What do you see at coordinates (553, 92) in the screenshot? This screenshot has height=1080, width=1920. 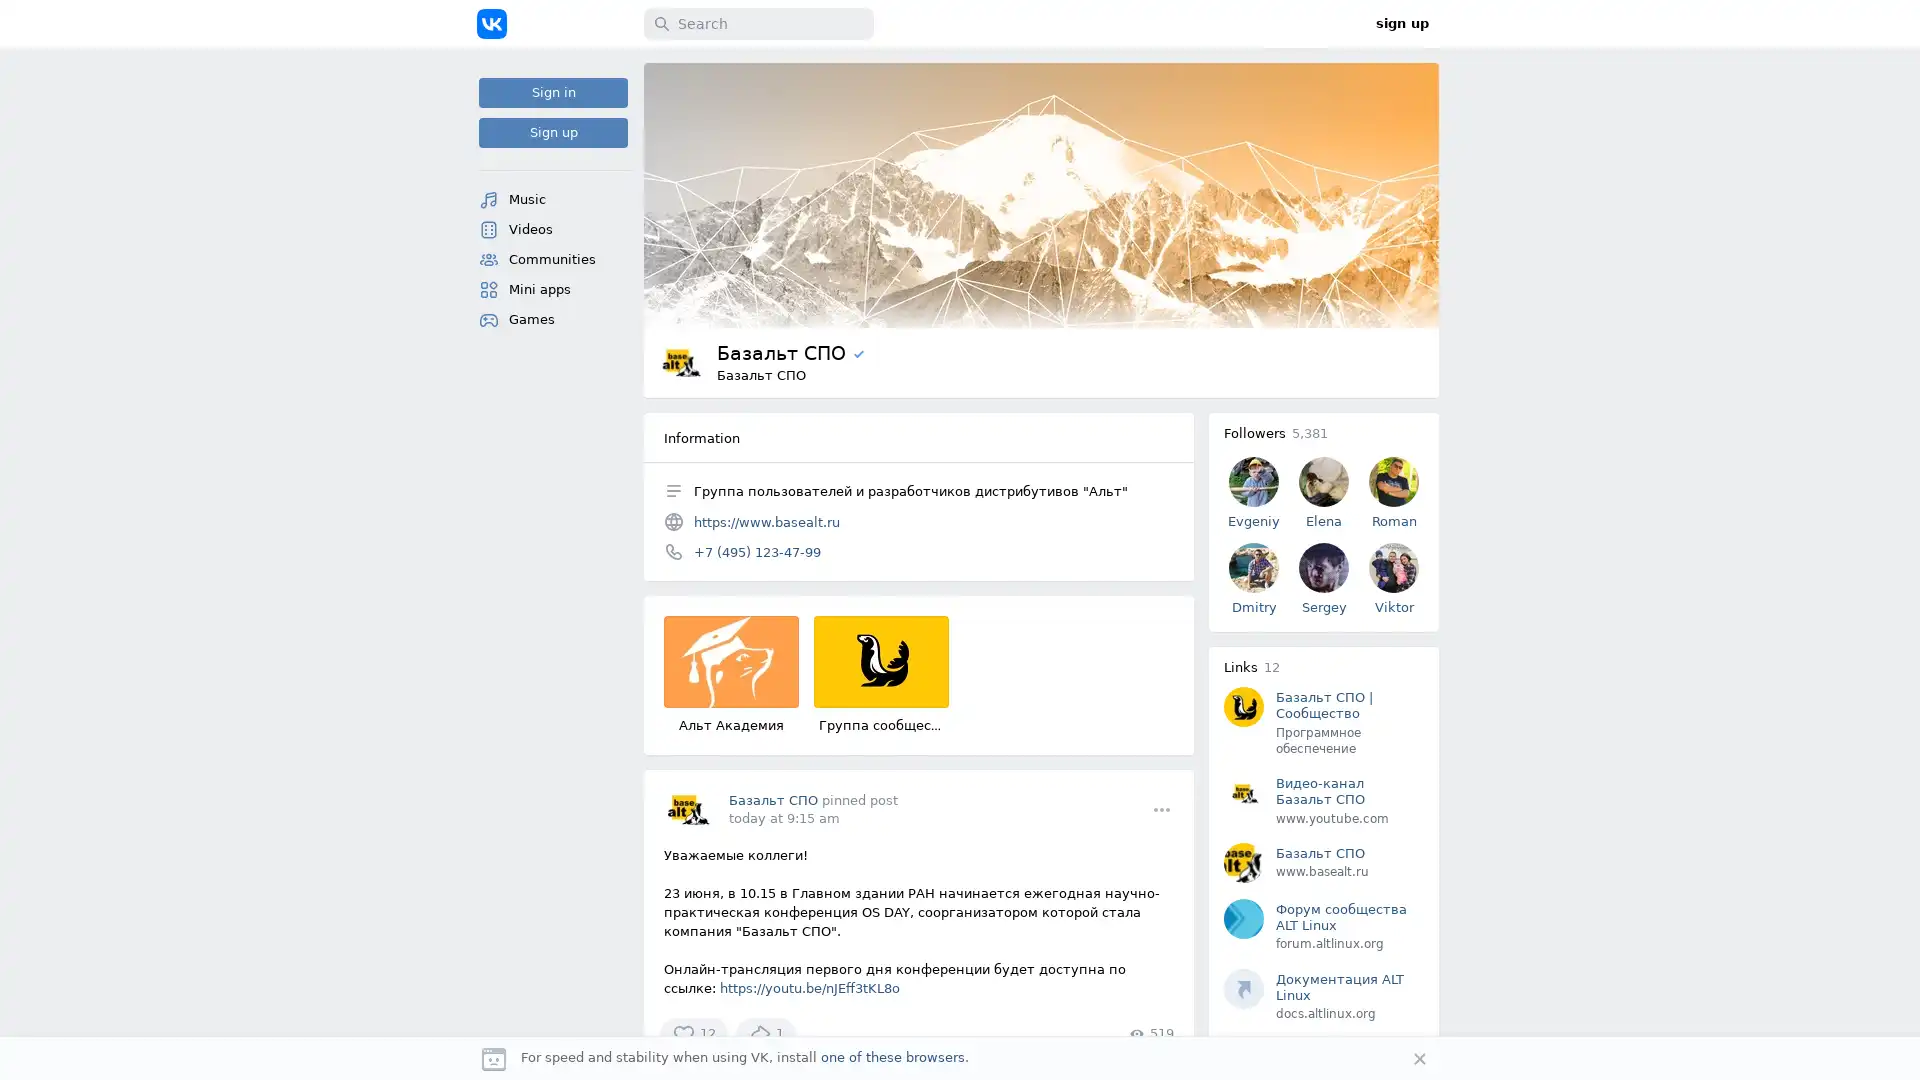 I see `Sign in` at bounding box center [553, 92].